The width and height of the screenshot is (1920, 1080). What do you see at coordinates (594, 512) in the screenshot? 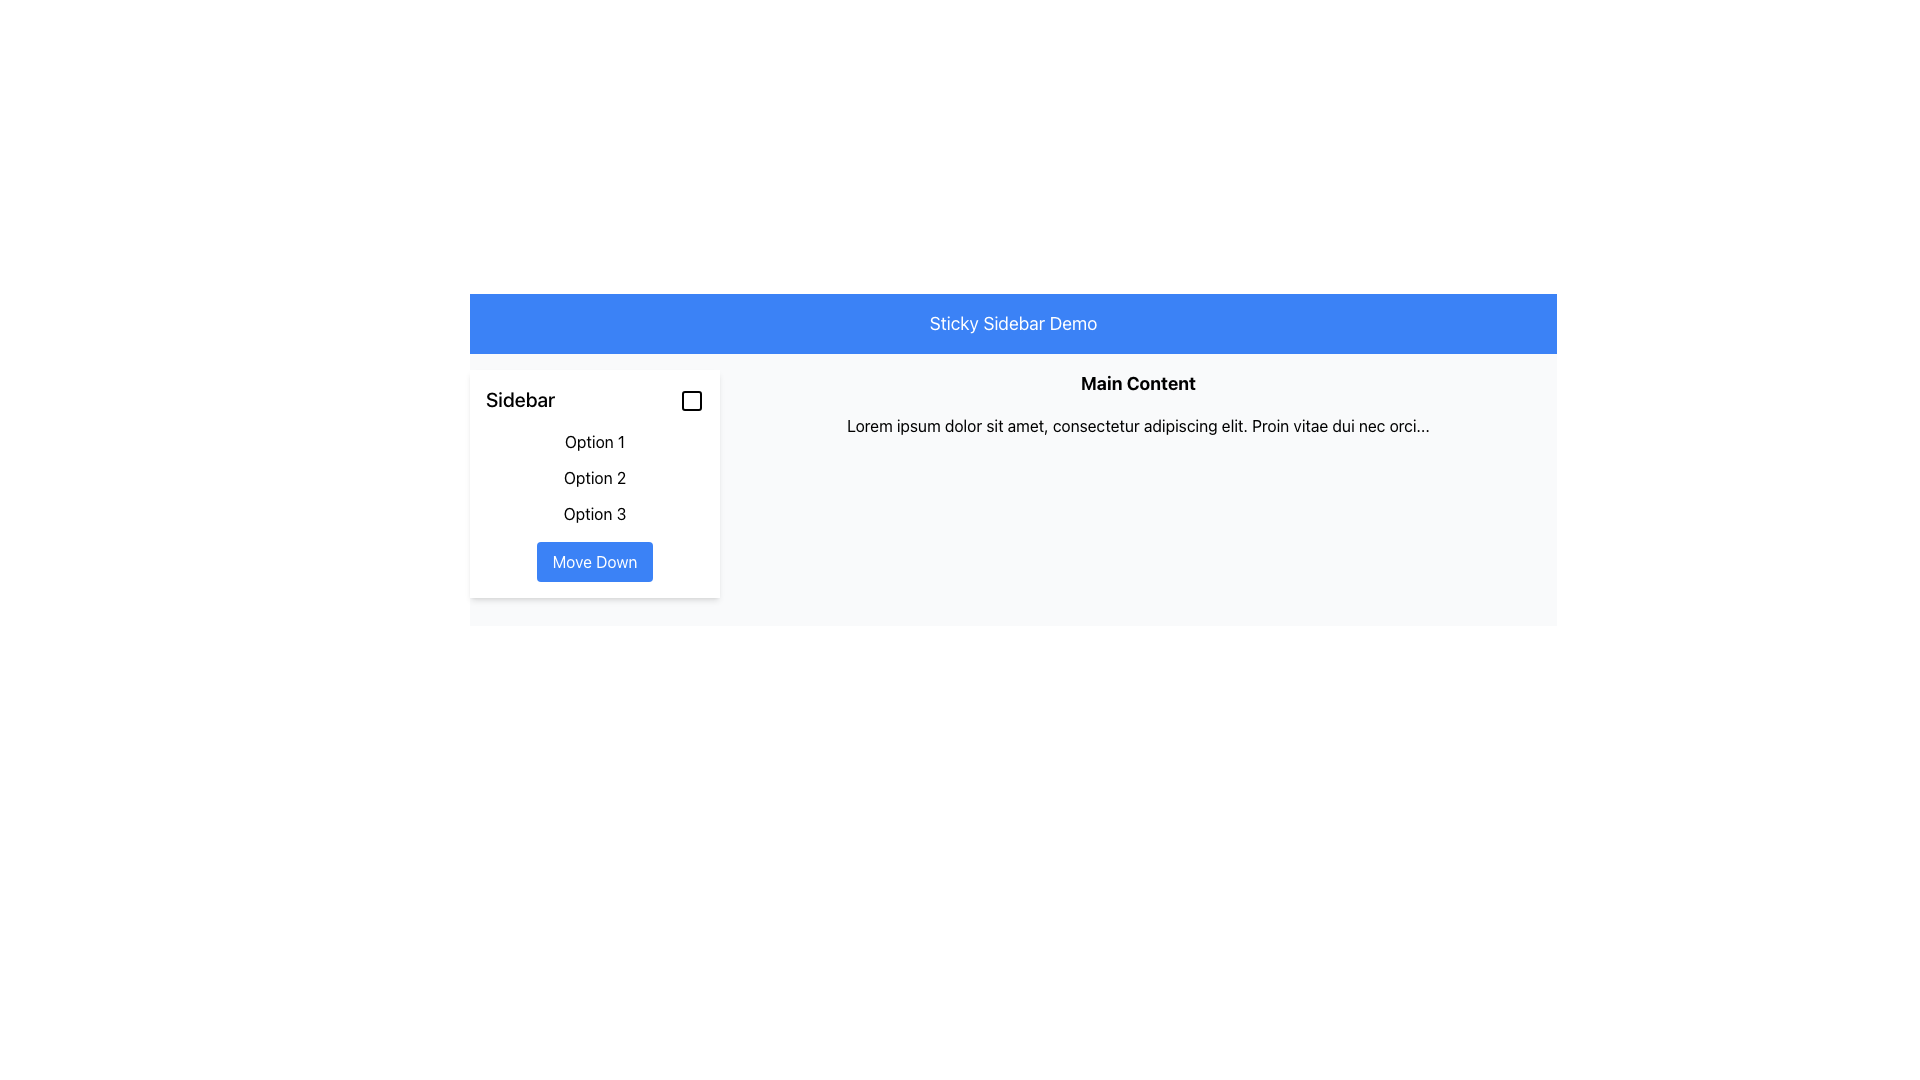
I see `the 'Option 3' text link in the sidebar` at bounding box center [594, 512].